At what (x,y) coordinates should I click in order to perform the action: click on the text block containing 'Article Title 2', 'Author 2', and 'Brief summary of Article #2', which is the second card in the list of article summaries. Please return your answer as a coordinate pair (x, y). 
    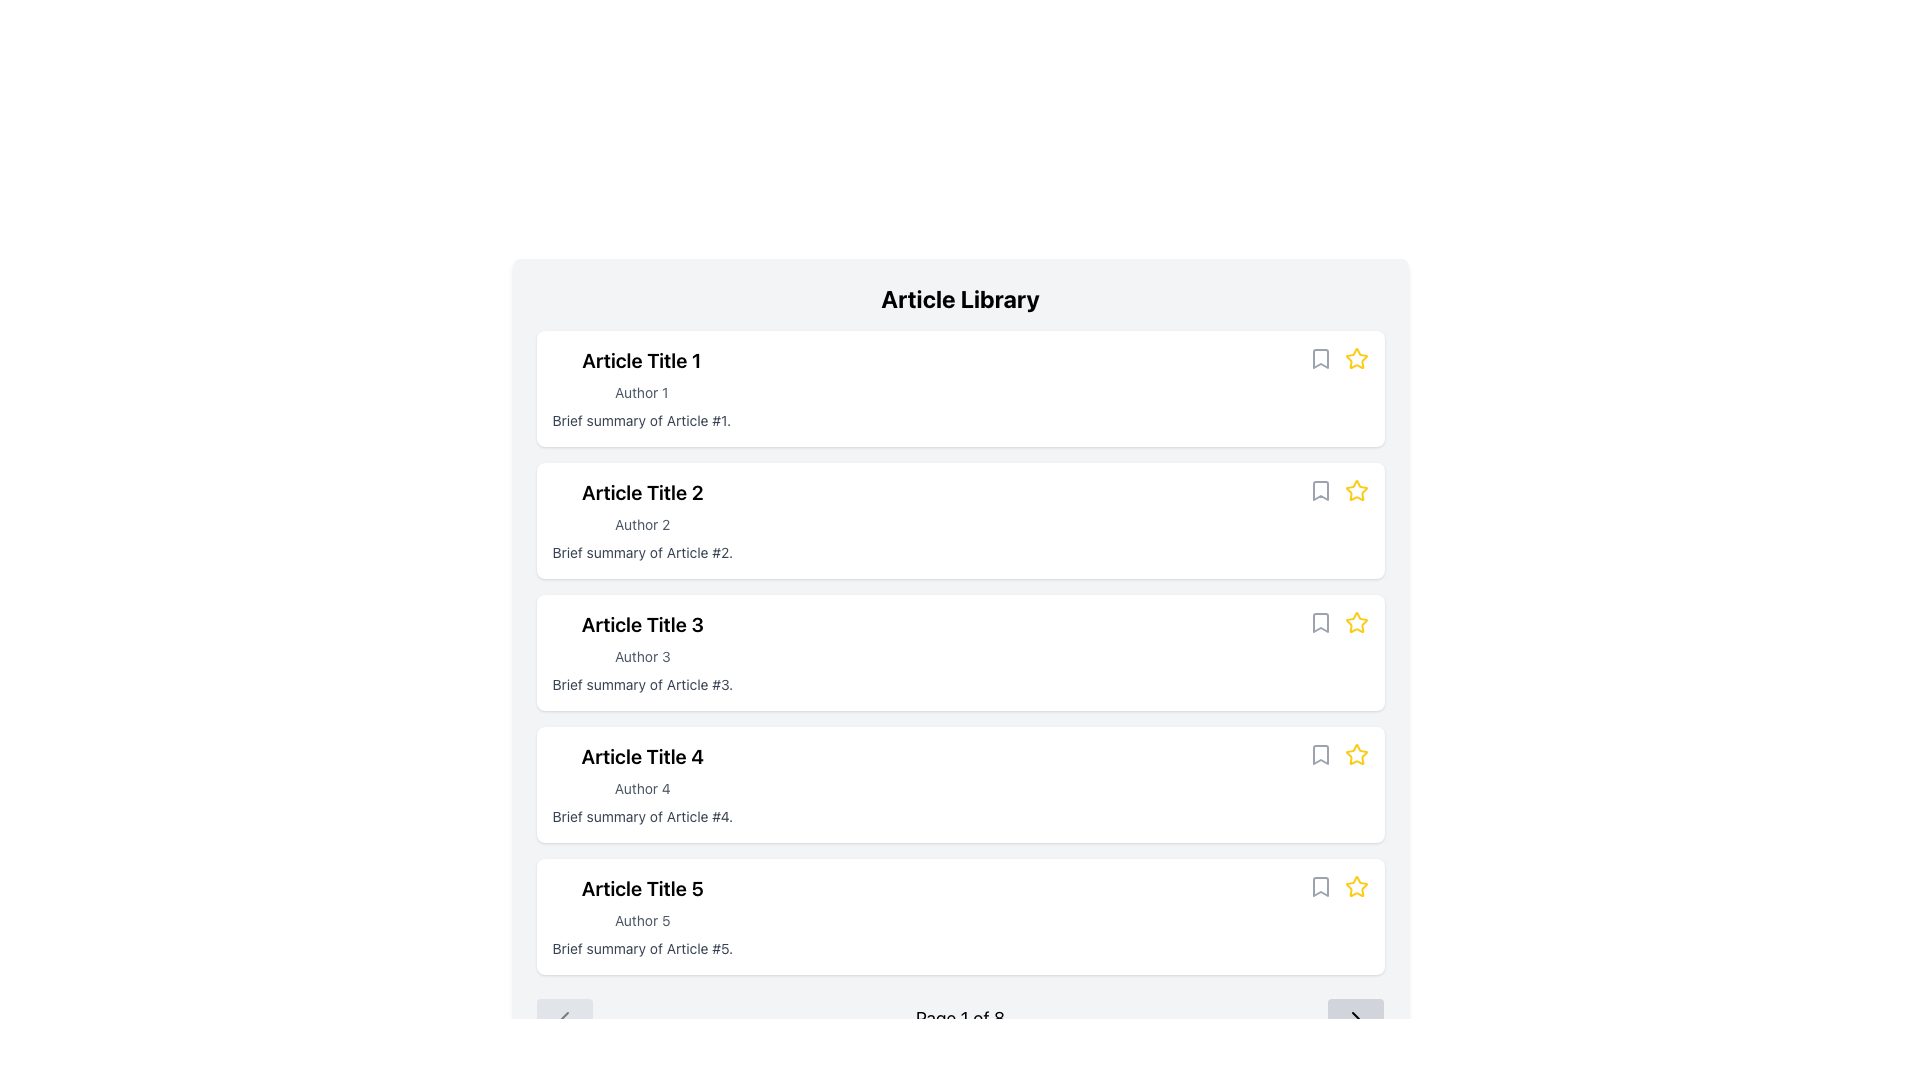
    Looking at the image, I should click on (642, 519).